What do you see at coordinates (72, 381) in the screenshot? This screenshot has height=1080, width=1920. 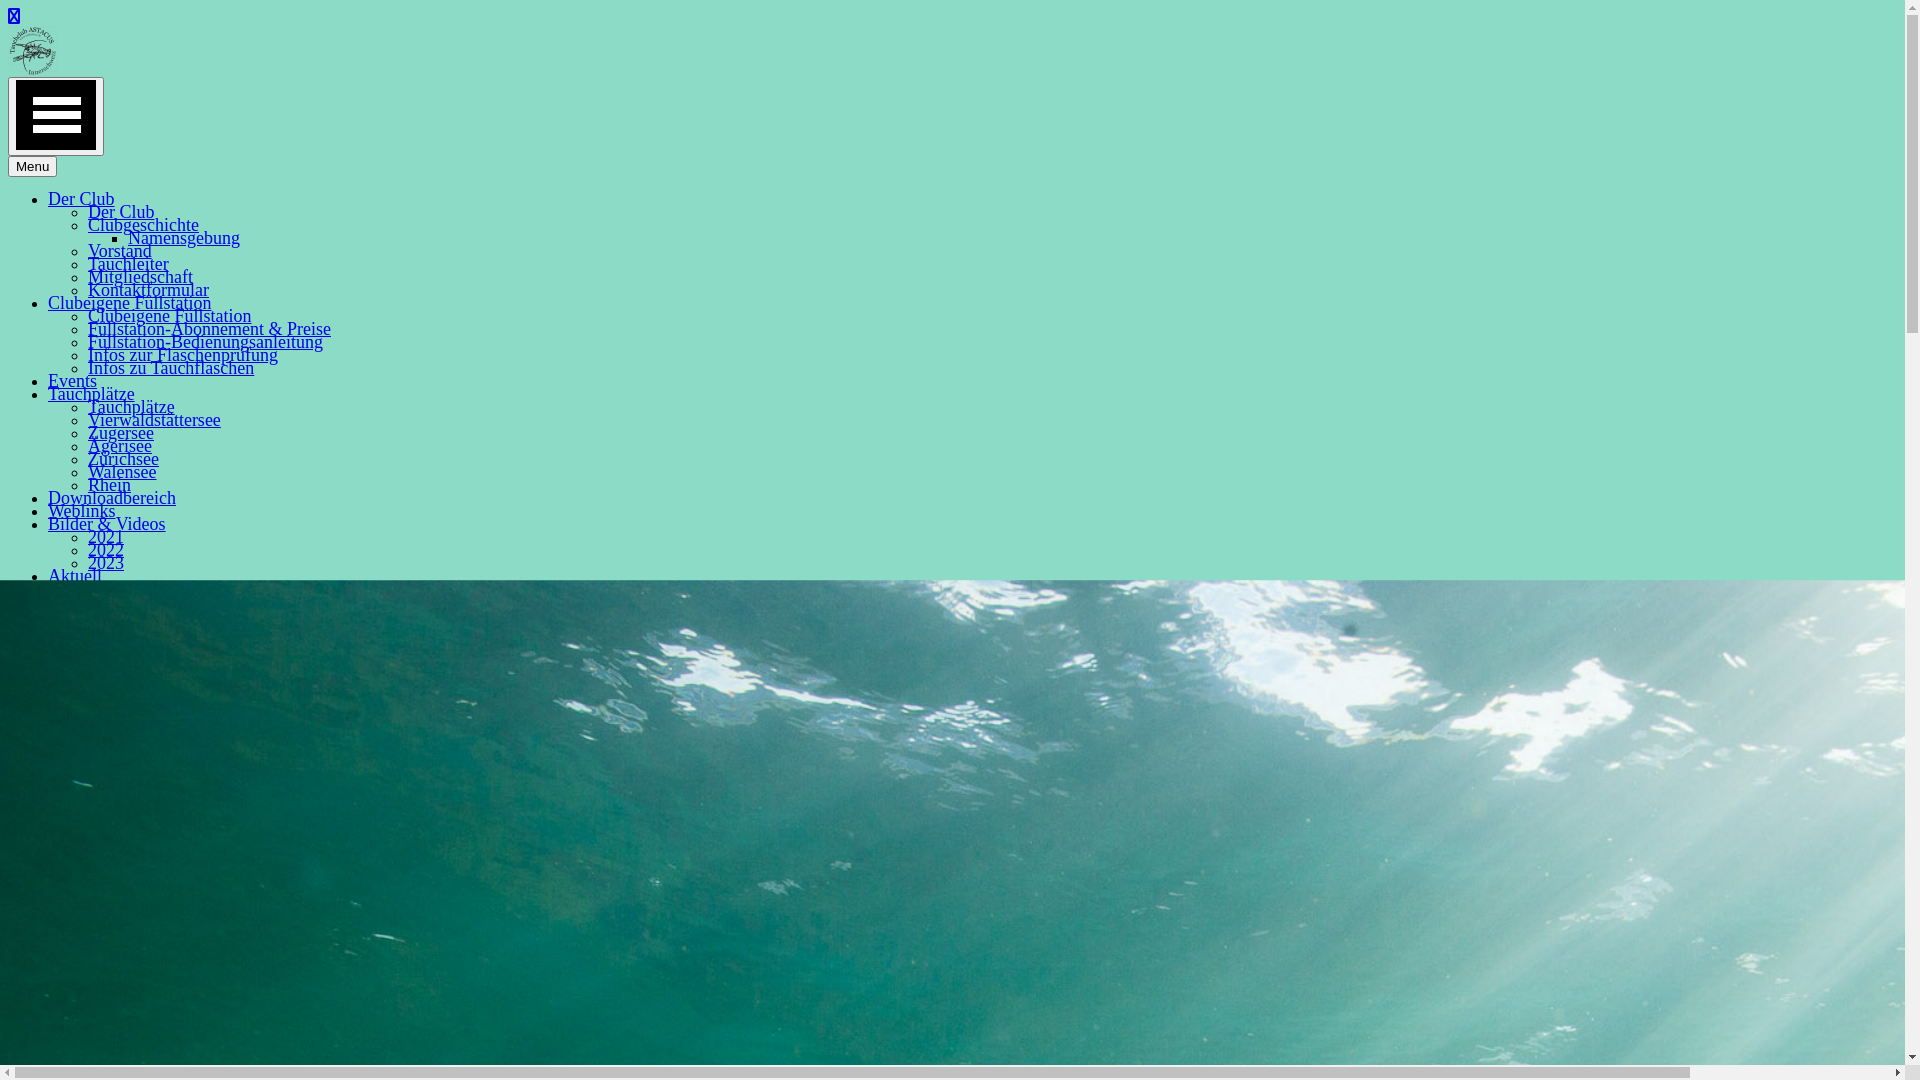 I see `'Events'` at bounding box center [72, 381].